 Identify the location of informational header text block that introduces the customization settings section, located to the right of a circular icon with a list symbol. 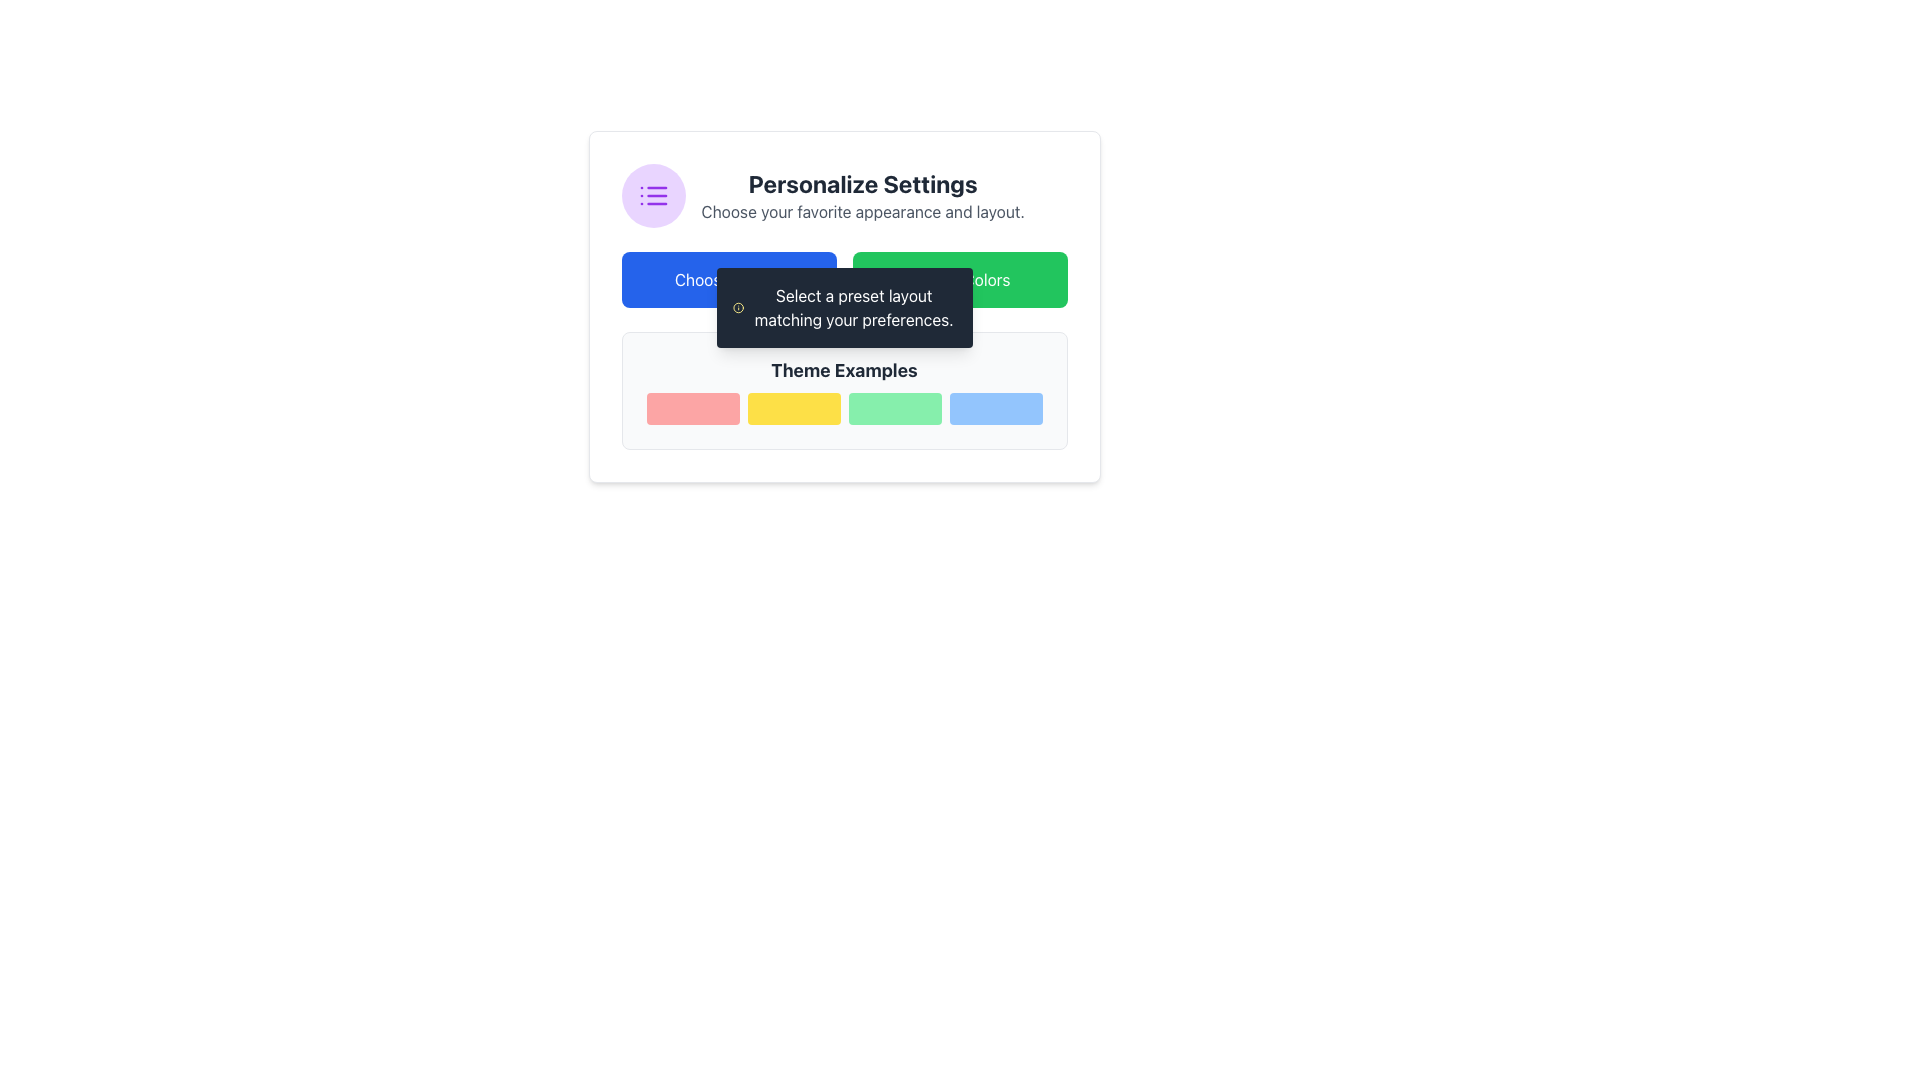
(863, 196).